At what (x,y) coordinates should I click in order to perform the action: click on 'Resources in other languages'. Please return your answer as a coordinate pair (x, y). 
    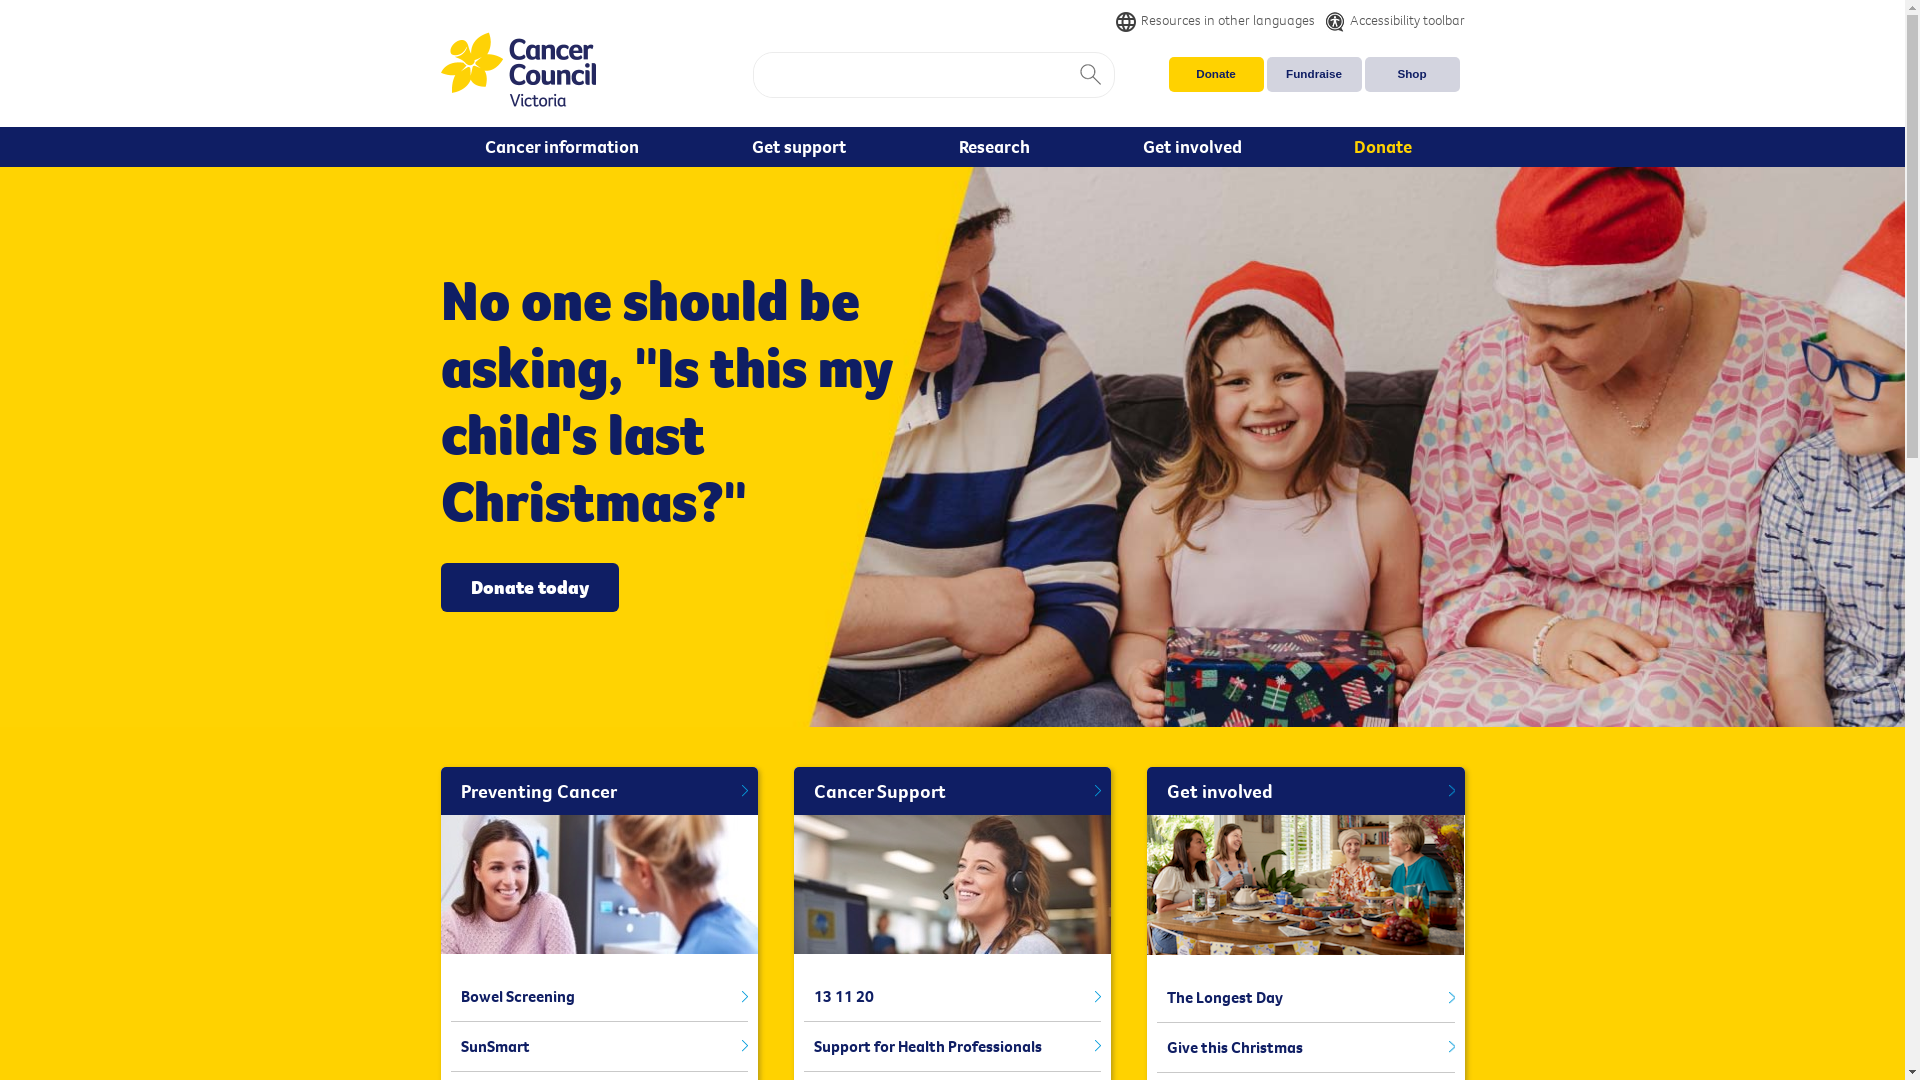
    Looking at the image, I should click on (1115, 19).